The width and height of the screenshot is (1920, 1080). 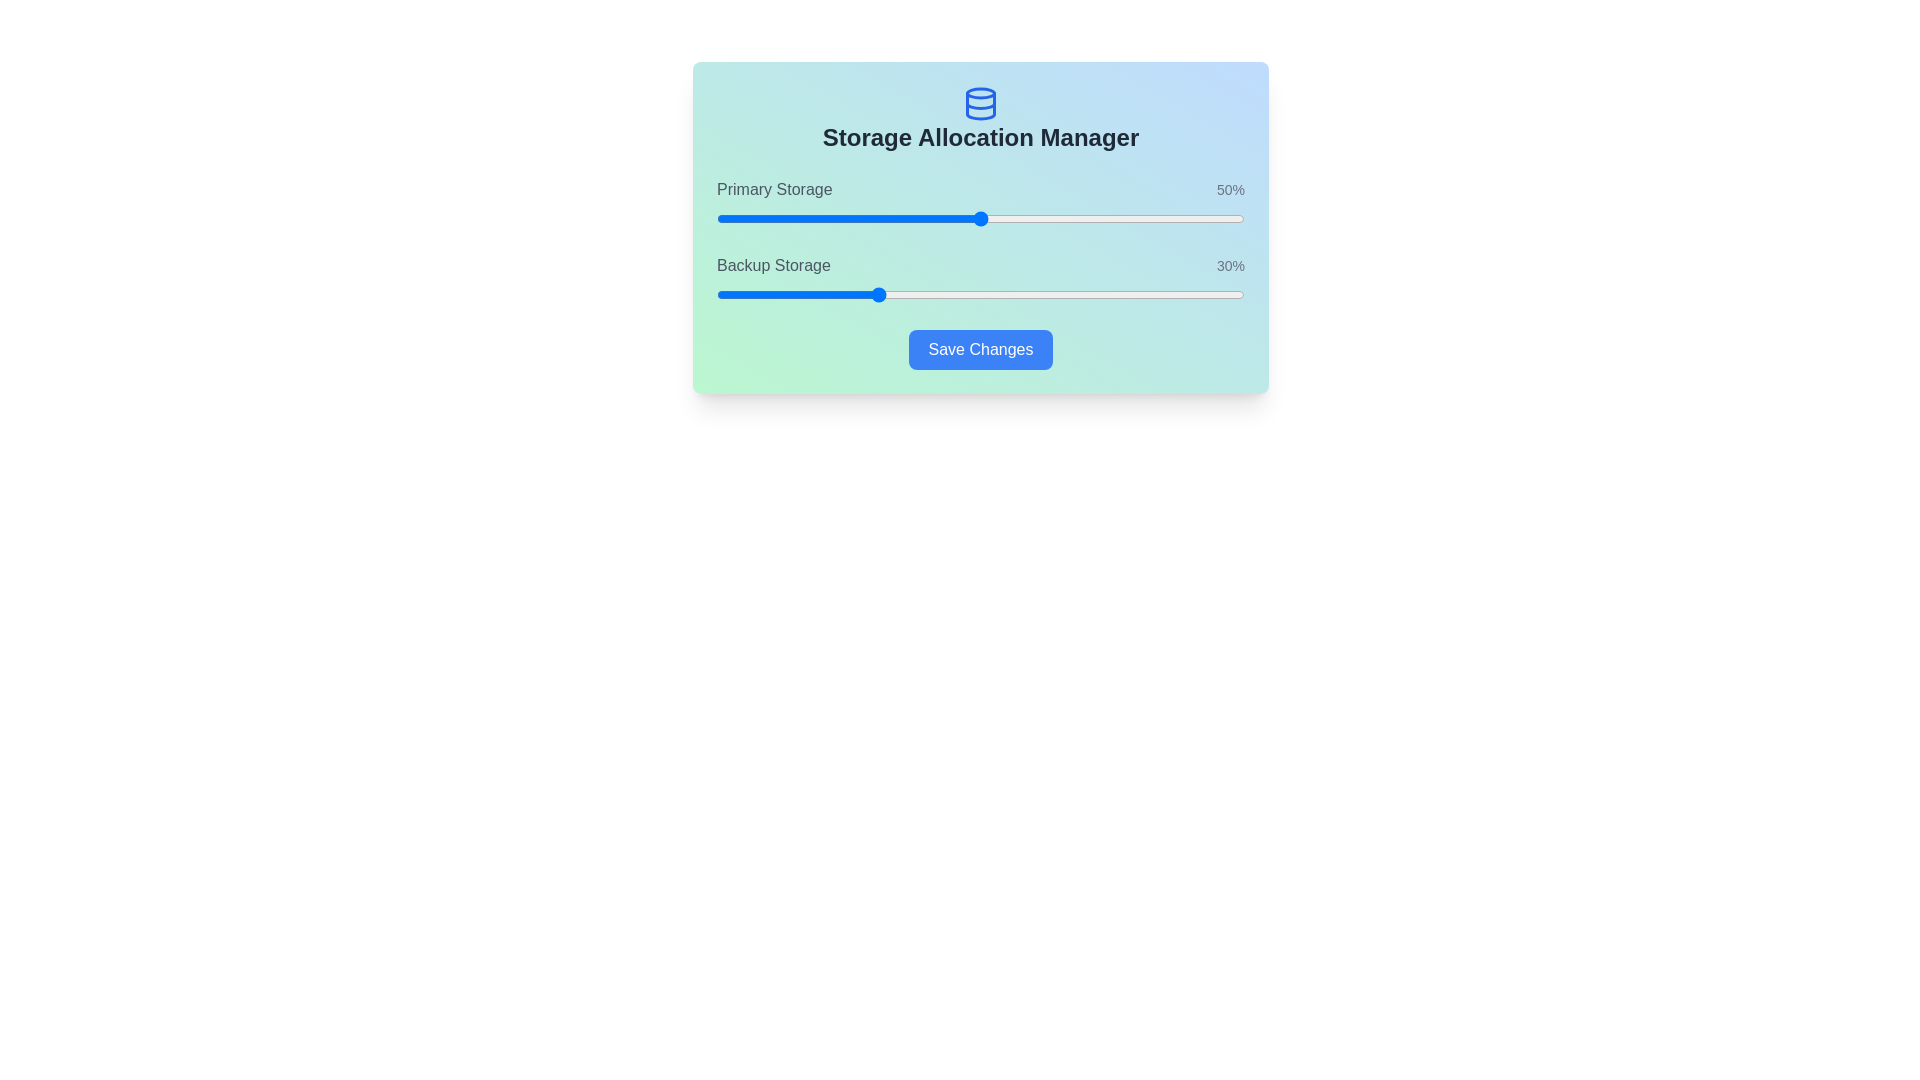 I want to click on the Backup Storage slider to 1%, so click(x=721, y=294).